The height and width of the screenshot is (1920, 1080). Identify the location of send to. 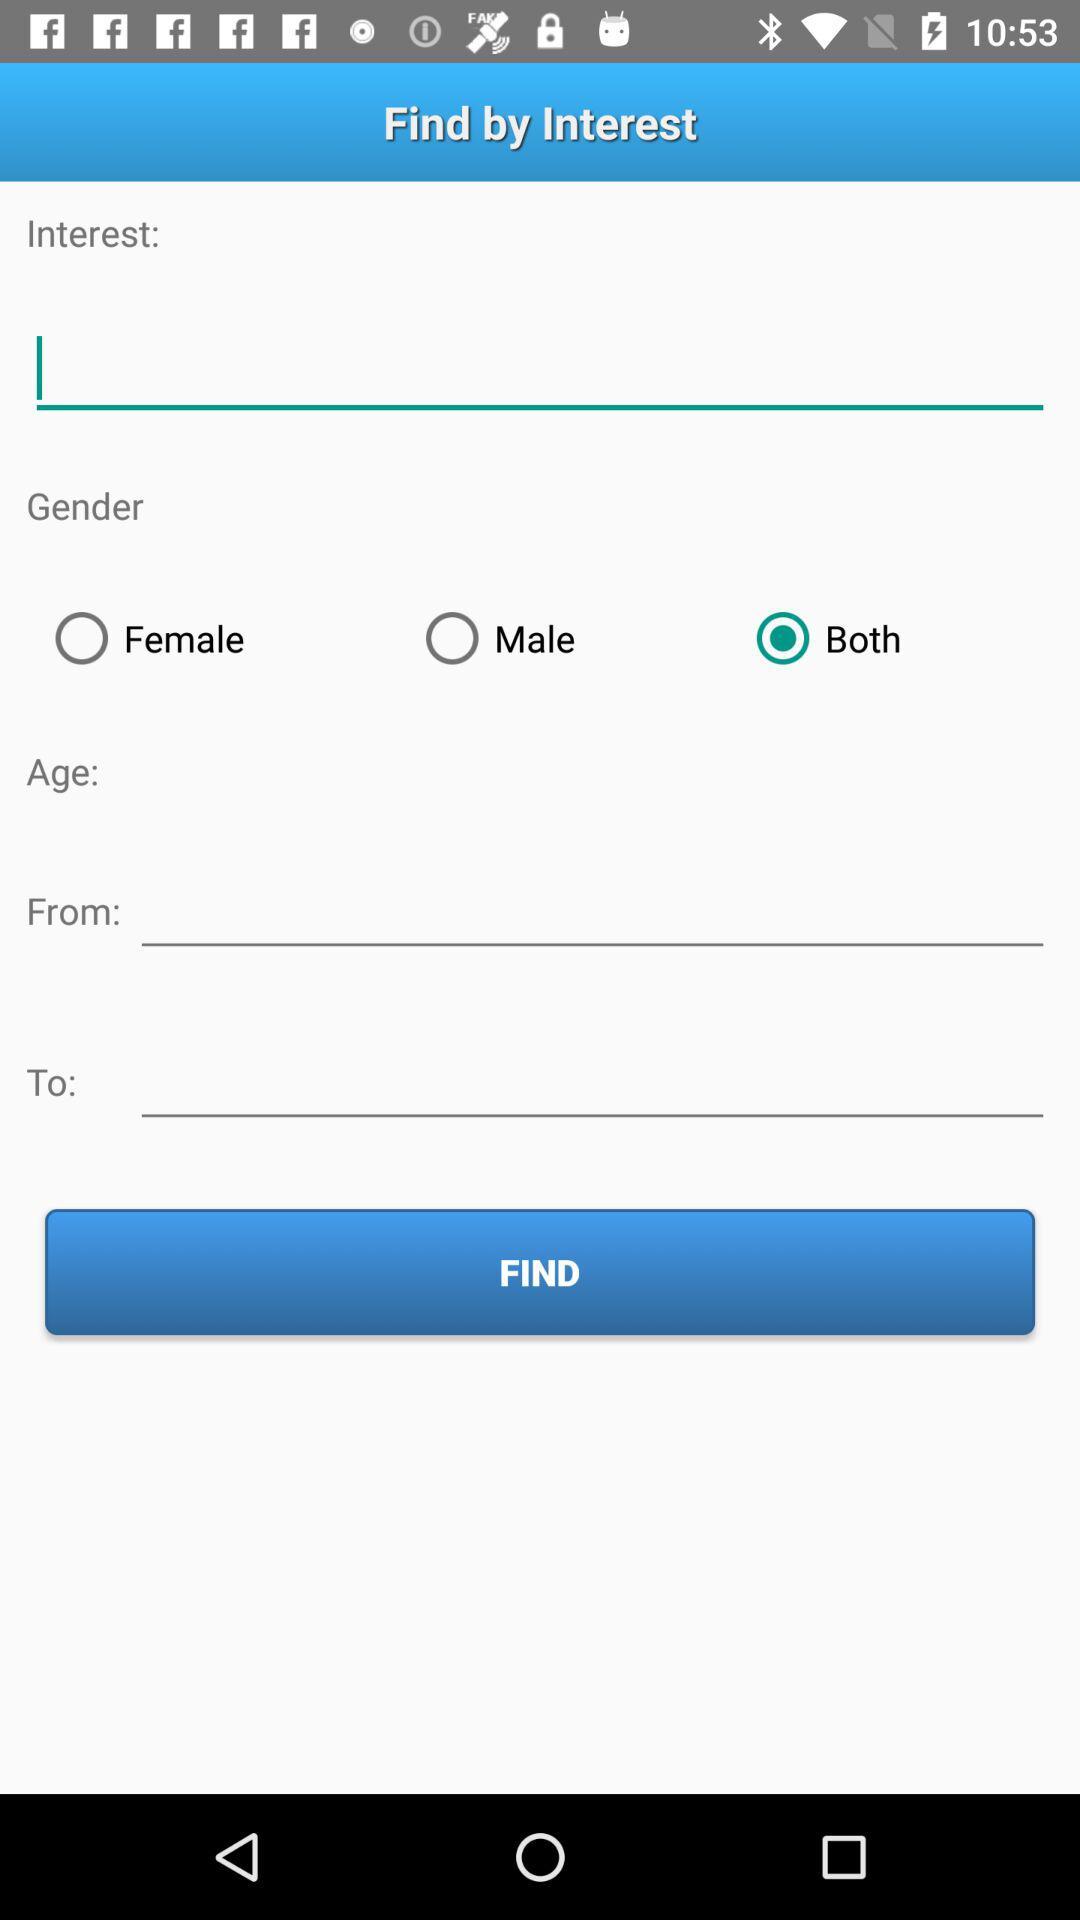
(591, 1077).